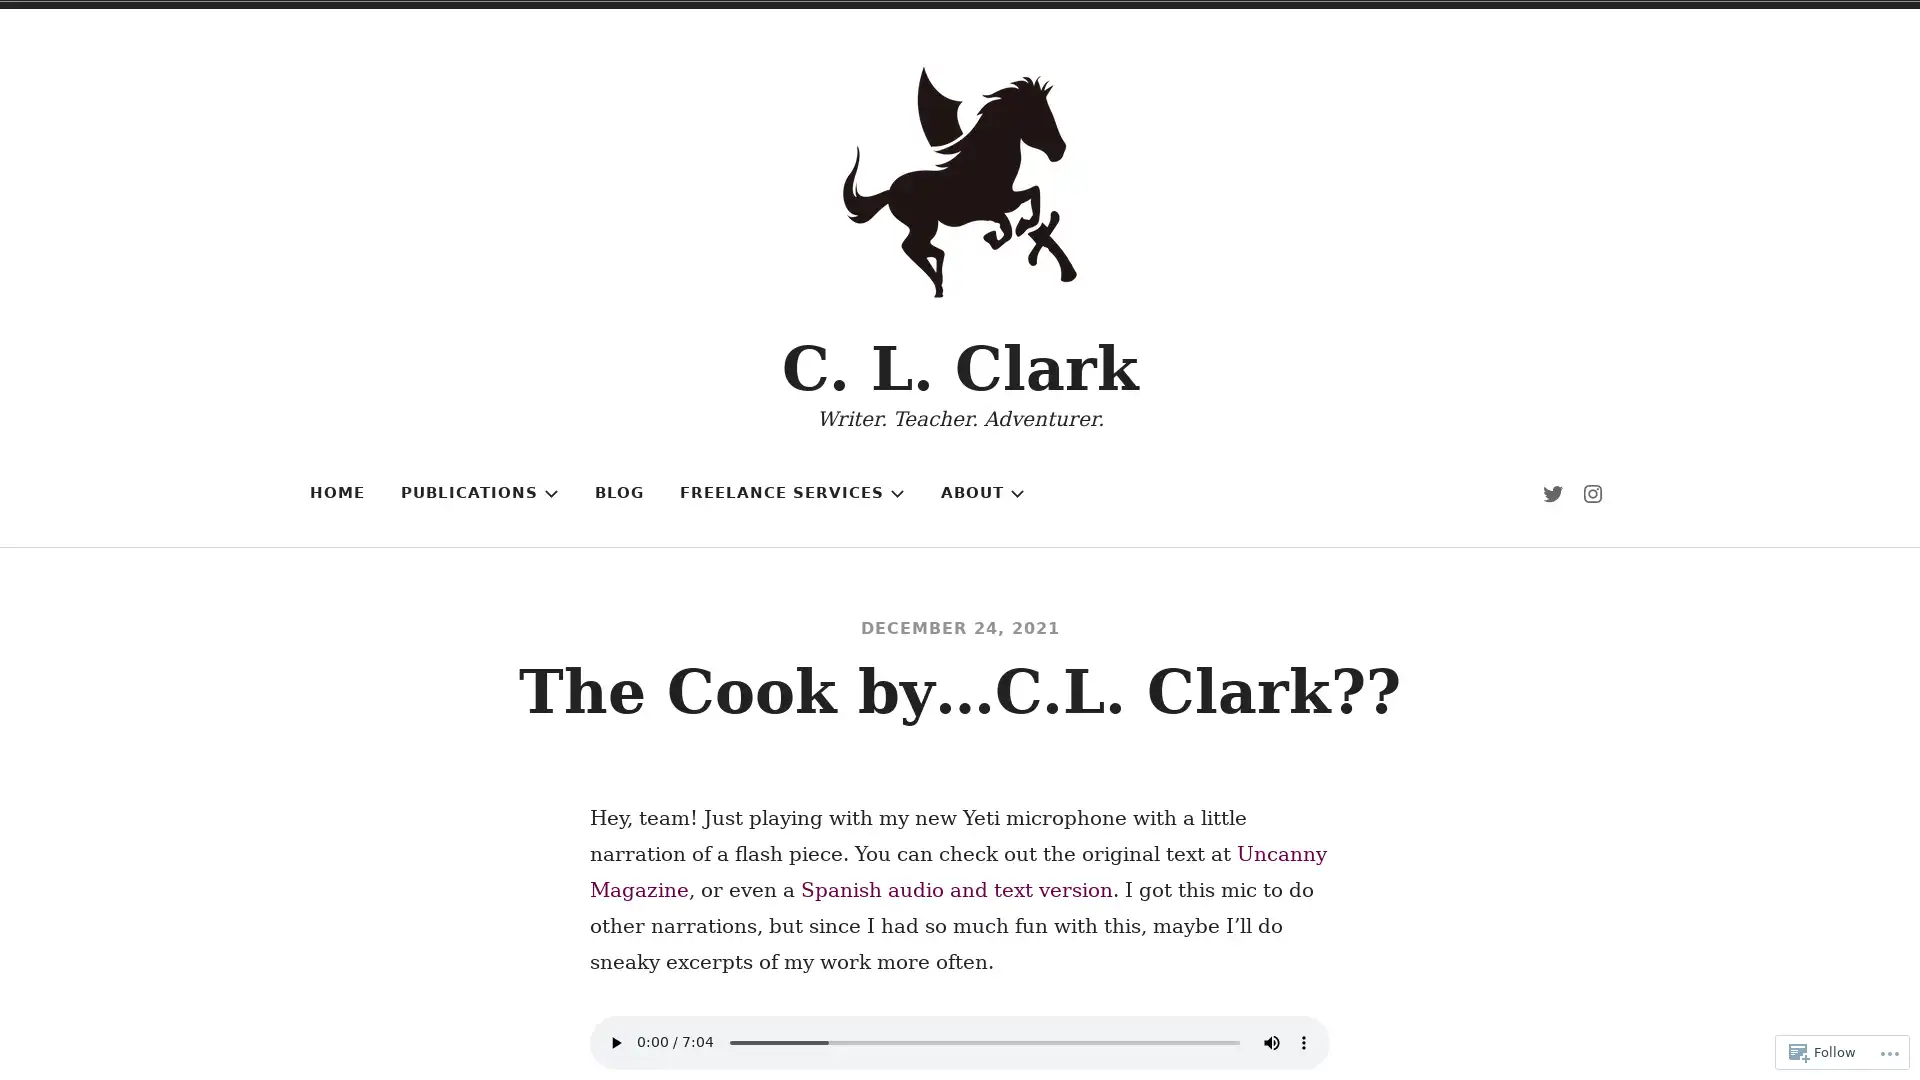  I want to click on play, so click(614, 1041).